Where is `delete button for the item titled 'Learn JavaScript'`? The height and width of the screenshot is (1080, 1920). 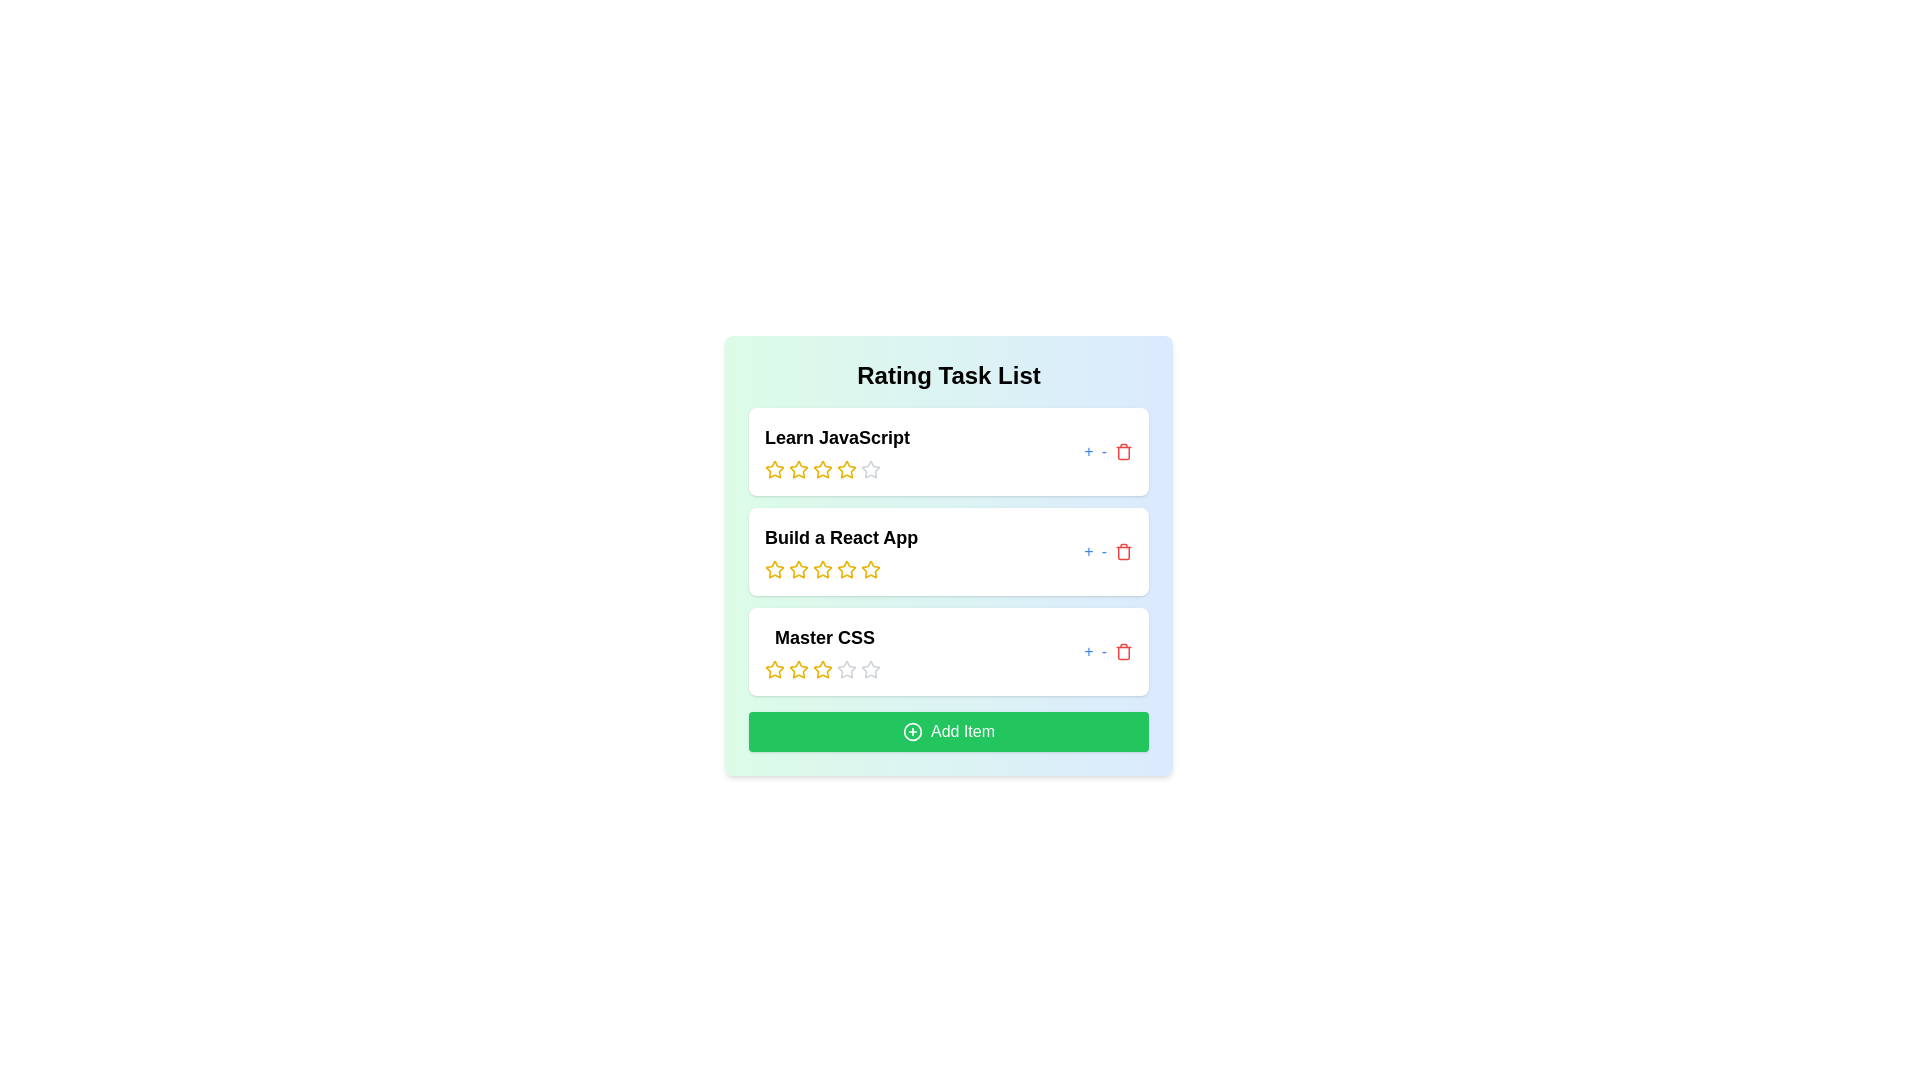
delete button for the item titled 'Learn JavaScript' is located at coordinates (1123, 451).